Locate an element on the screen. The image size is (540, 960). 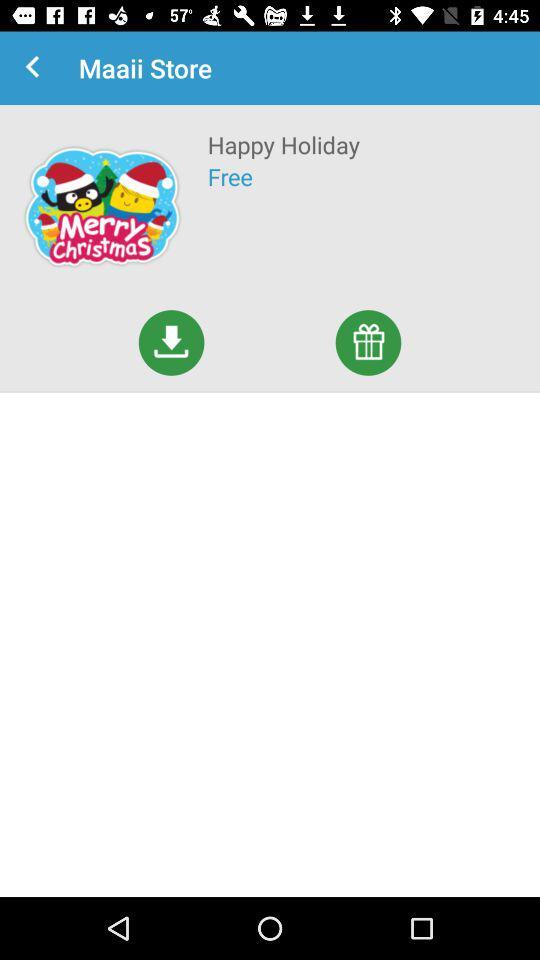
the file_download icon is located at coordinates (171, 342).